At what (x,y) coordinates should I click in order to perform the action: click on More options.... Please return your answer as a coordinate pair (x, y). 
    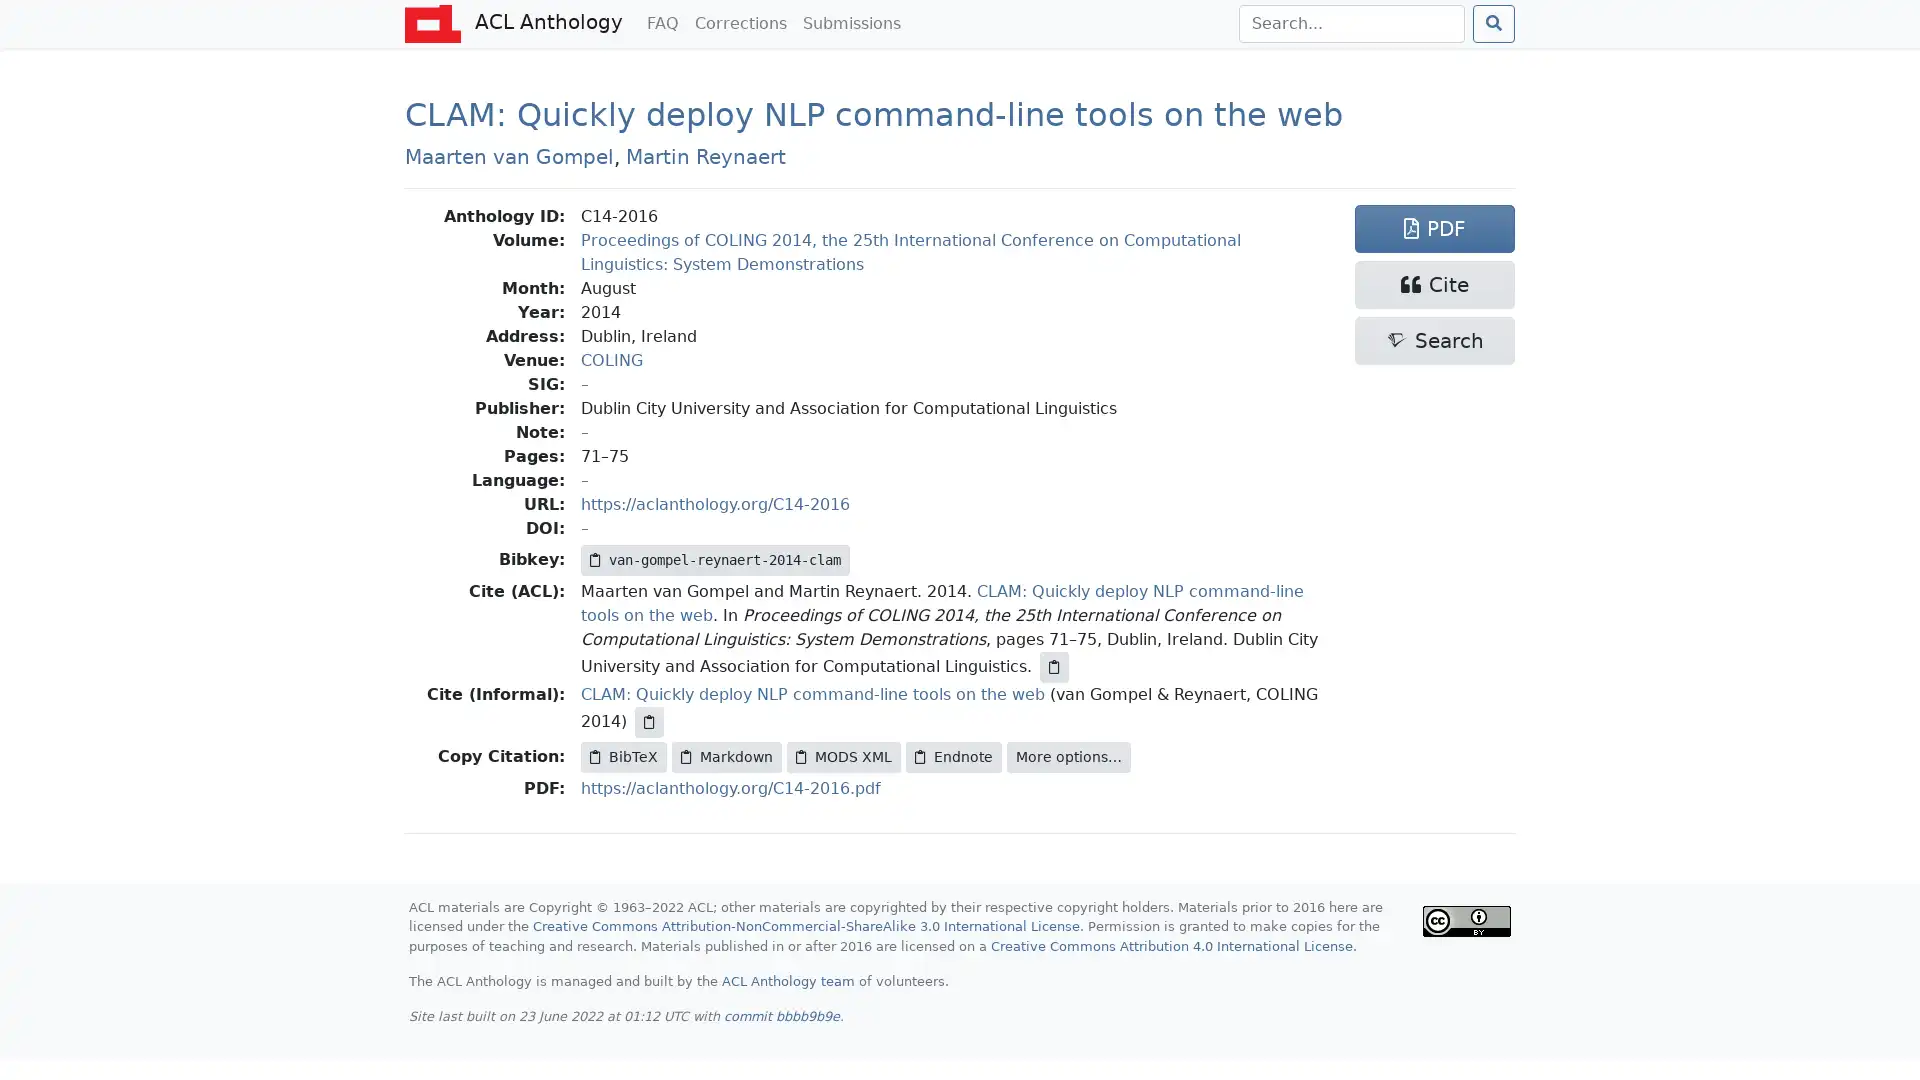
    Looking at the image, I should click on (1068, 757).